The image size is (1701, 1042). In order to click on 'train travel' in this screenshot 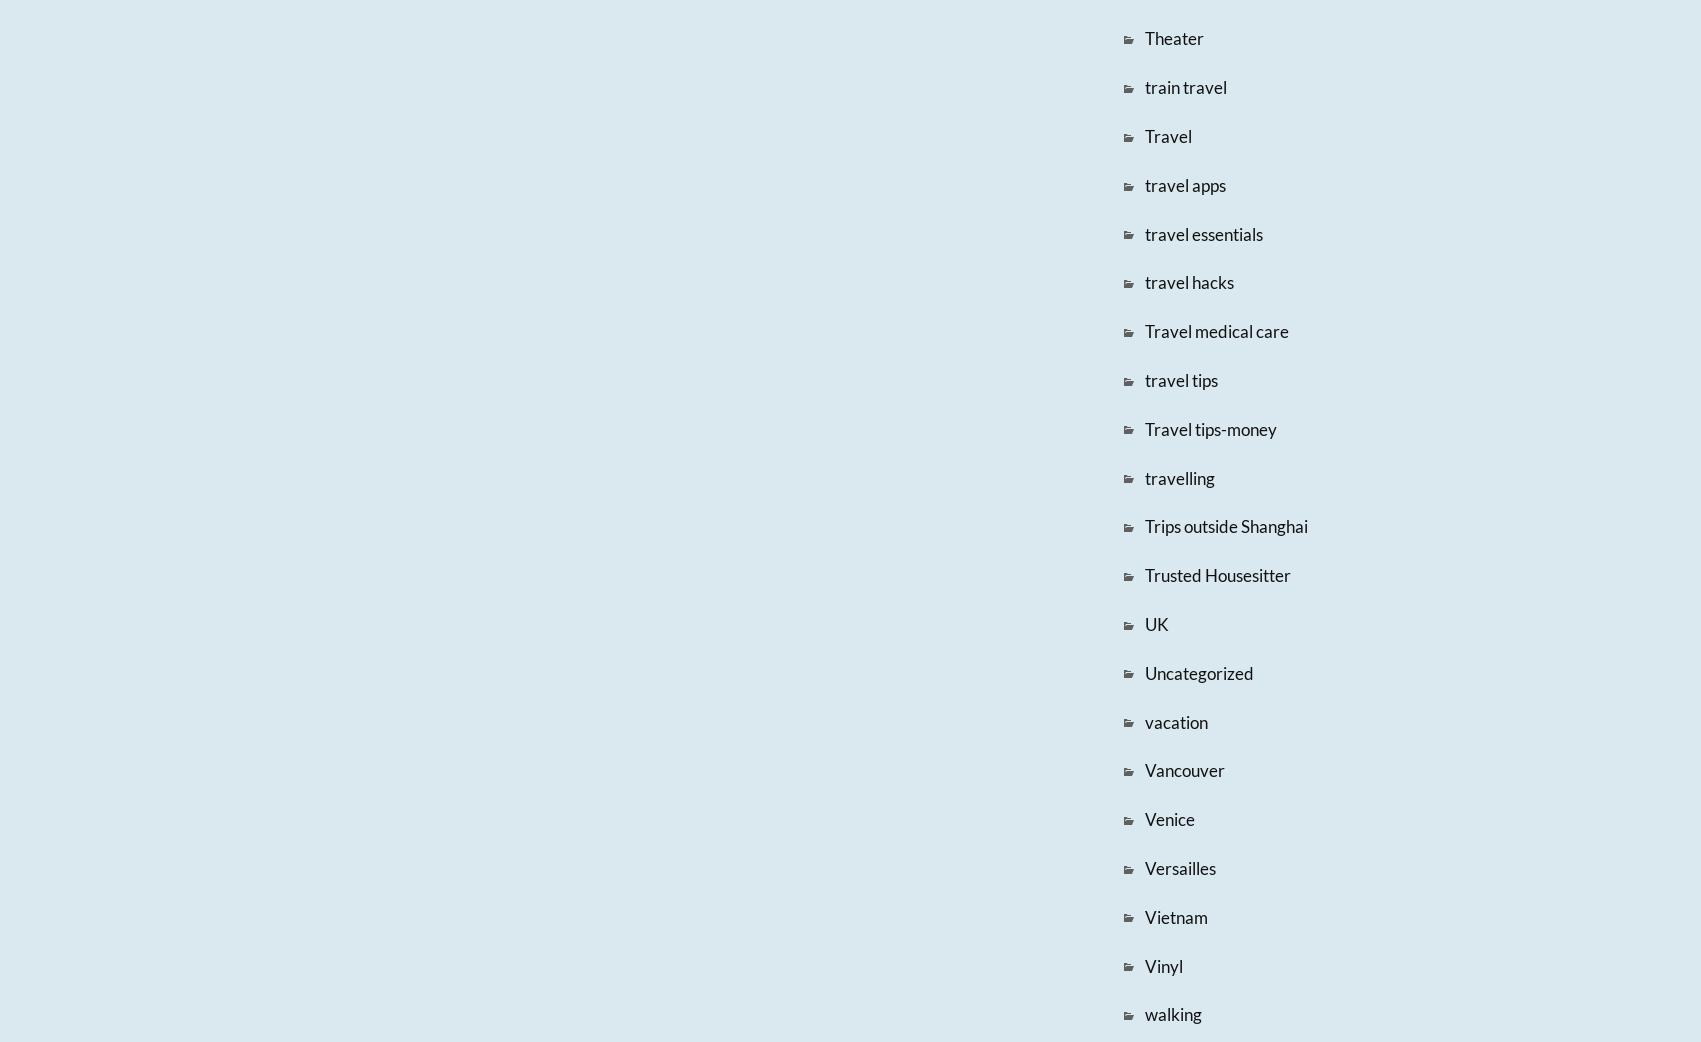, I will do `click(1183, 86)`.